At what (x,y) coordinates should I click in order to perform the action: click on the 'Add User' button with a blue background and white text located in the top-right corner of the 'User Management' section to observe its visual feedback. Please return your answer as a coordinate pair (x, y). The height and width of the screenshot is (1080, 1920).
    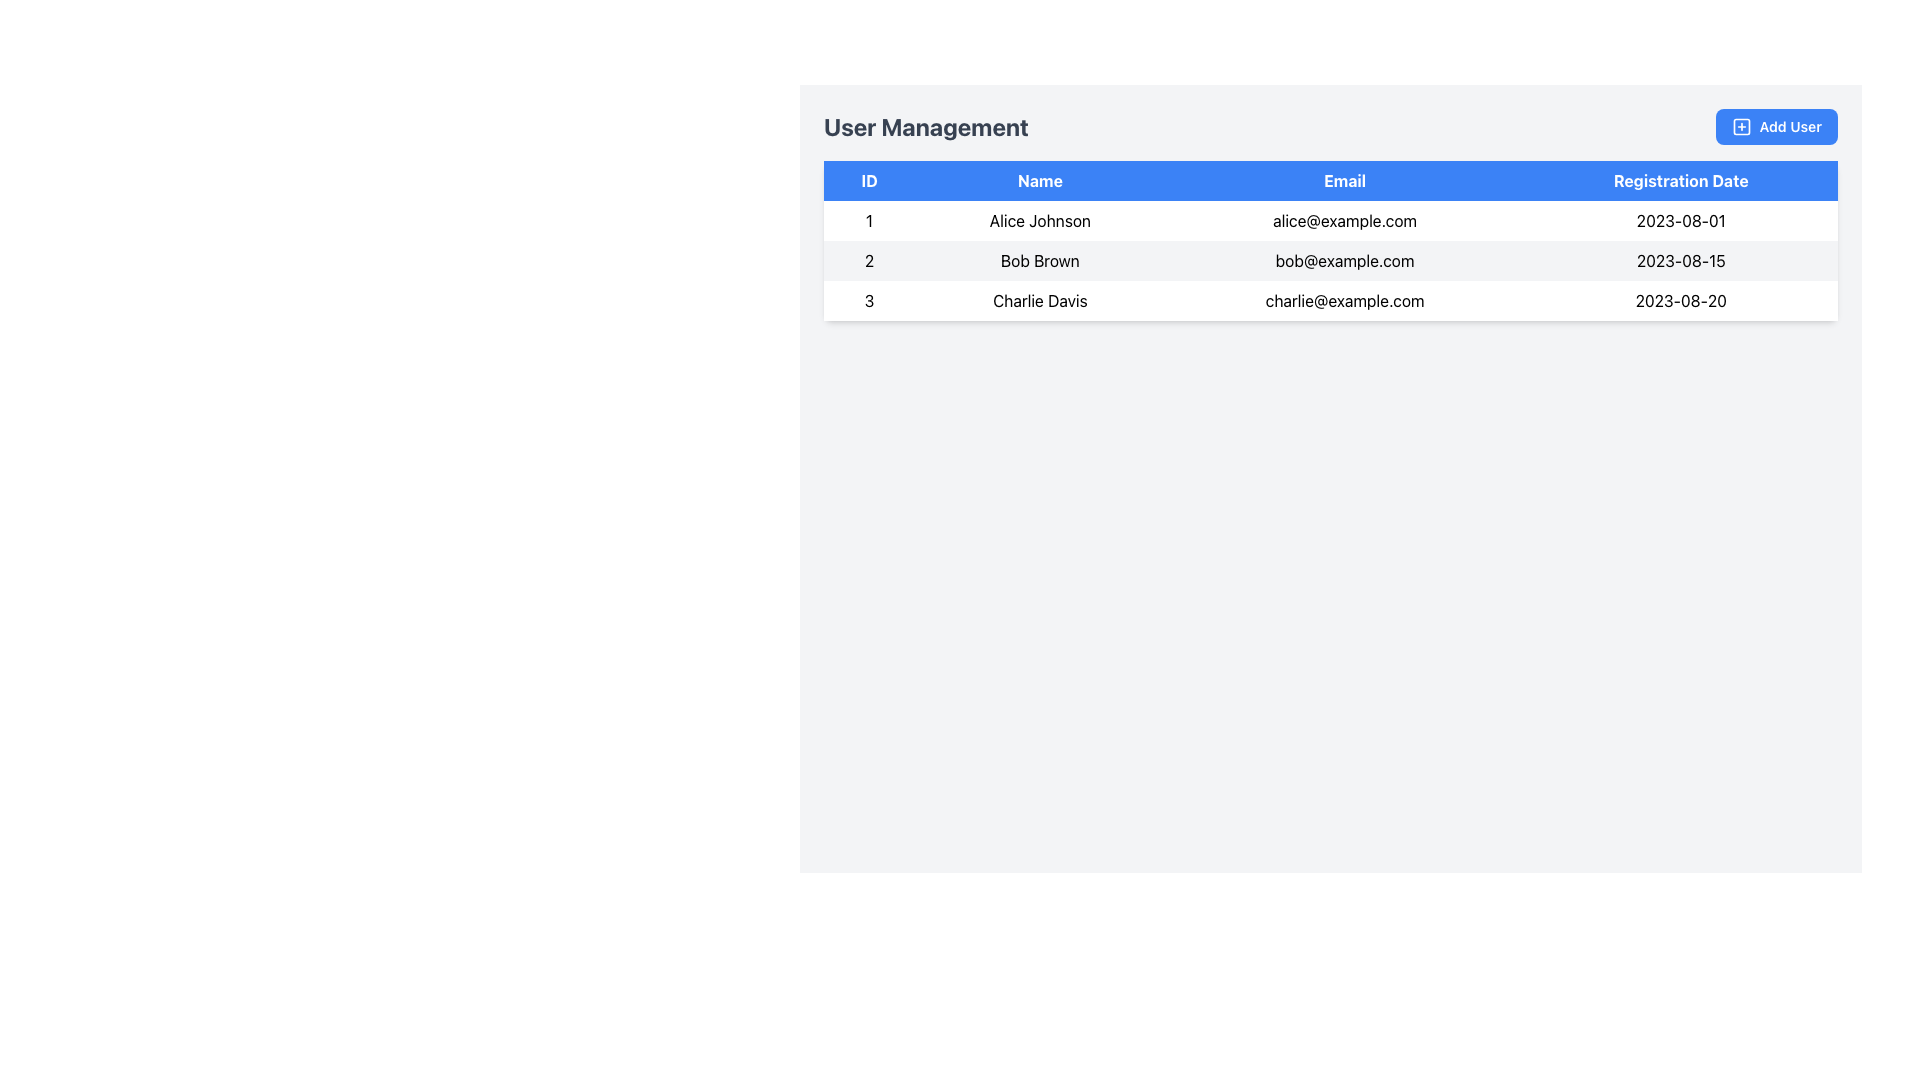
    Looking at the image, I should click on (1776, 127).